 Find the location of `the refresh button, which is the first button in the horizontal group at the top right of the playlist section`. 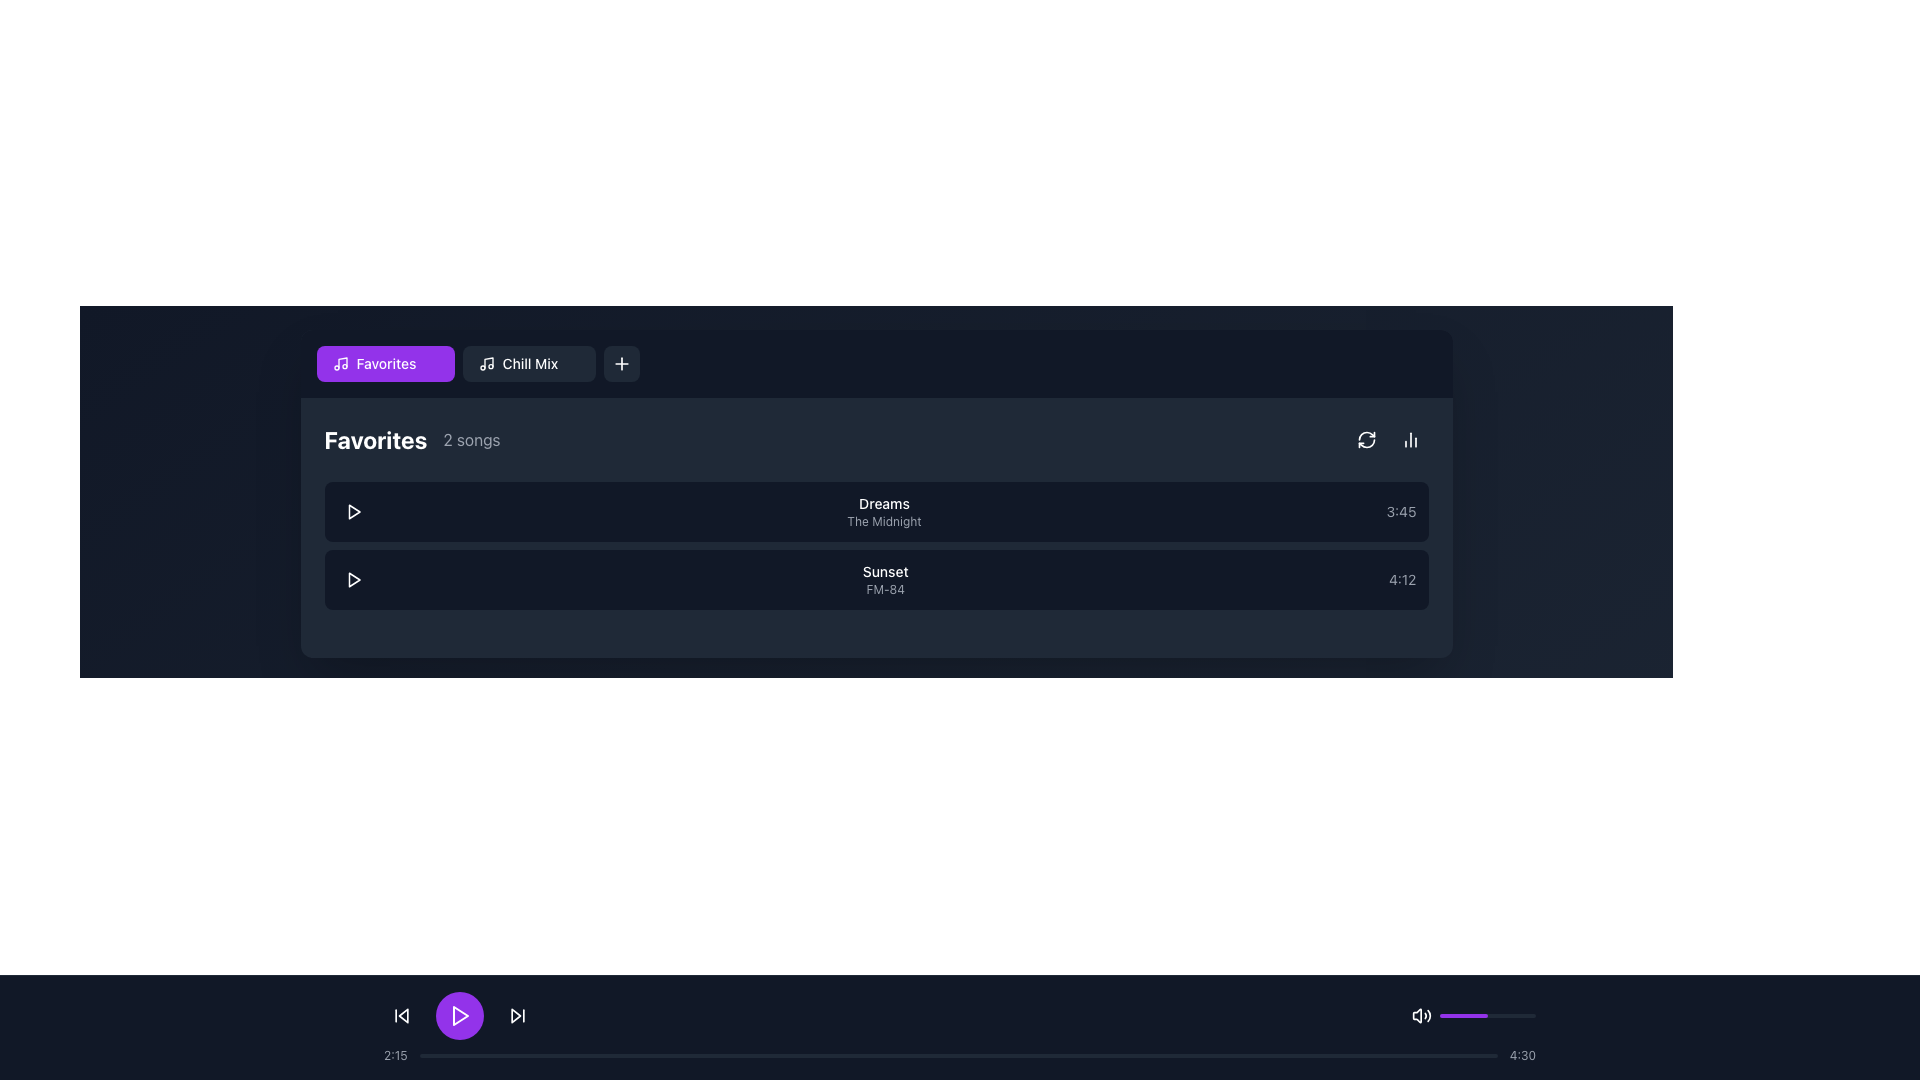

the refresh button, which is the first button in the horizontal group at the top right of the playlist section is located at coordinates (1365, 438).